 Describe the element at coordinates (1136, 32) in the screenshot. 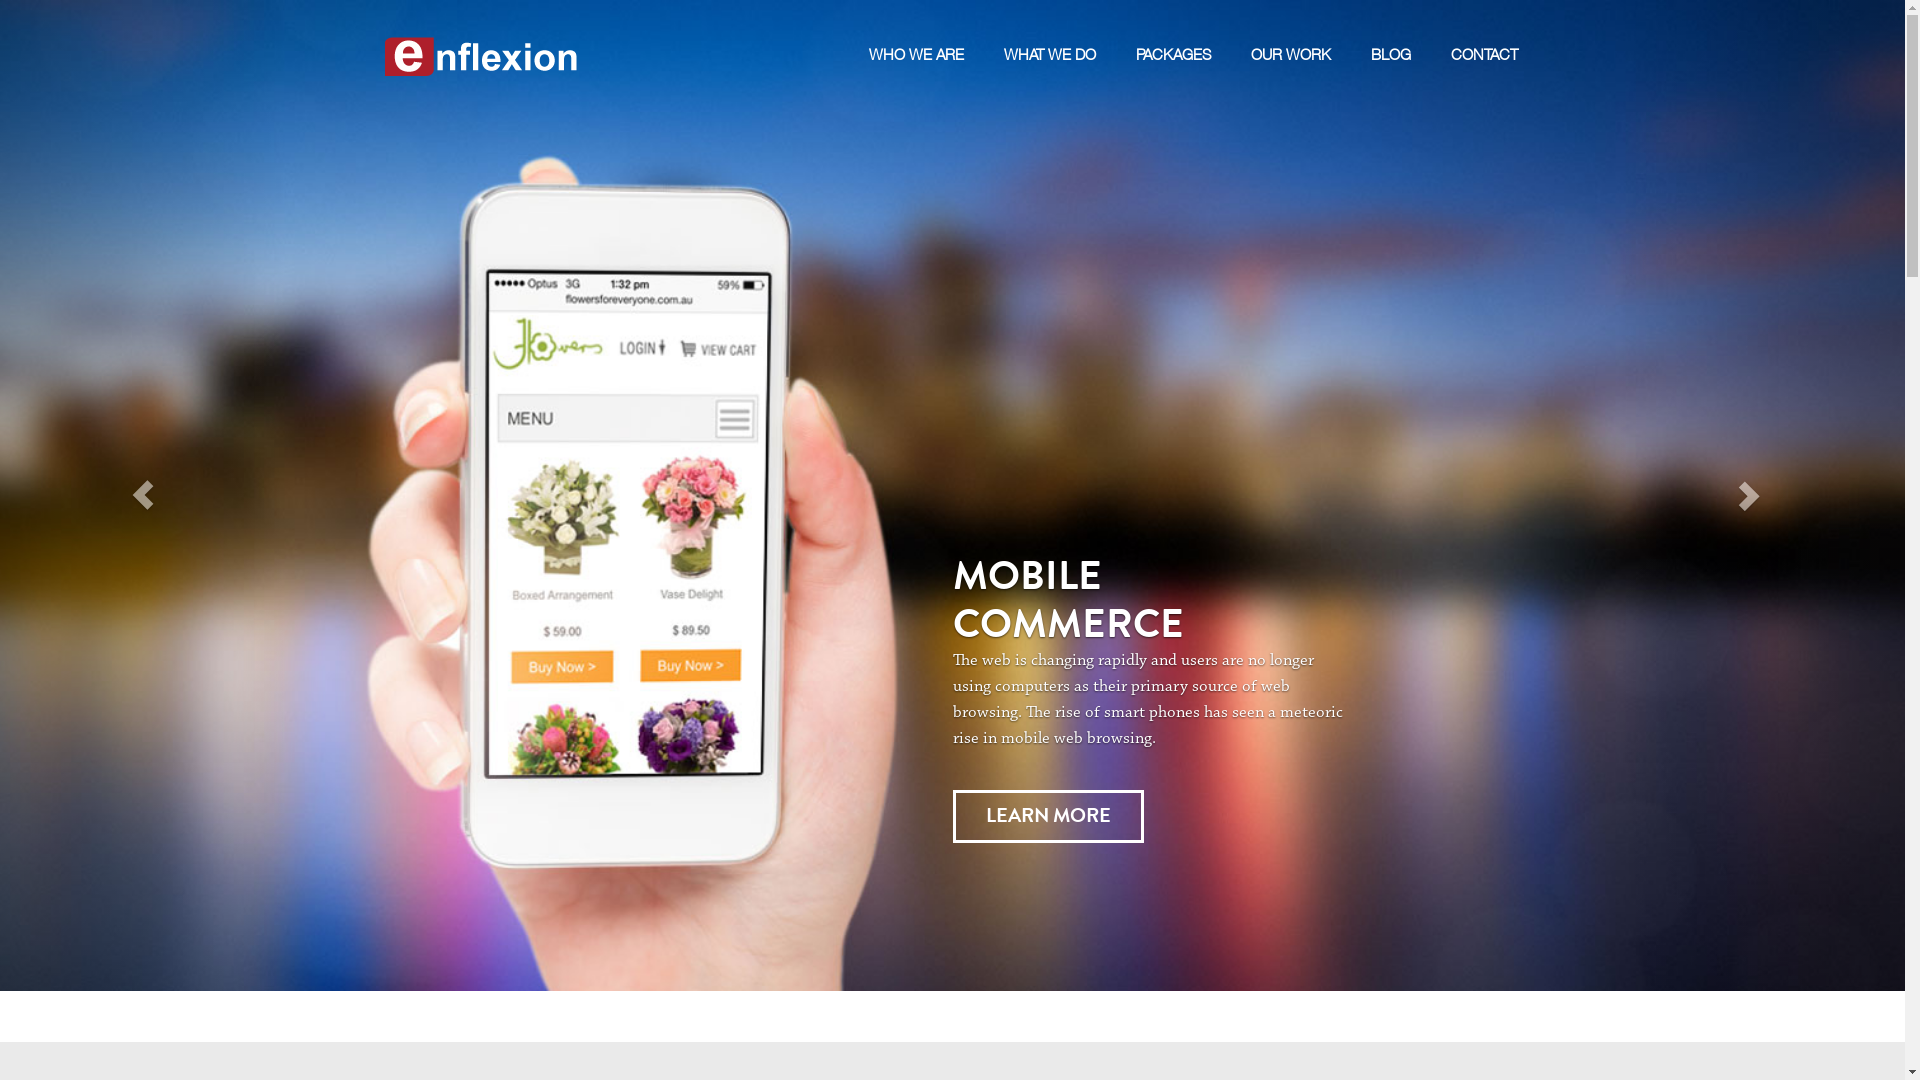

I see `'PACKAGES'` at that location.